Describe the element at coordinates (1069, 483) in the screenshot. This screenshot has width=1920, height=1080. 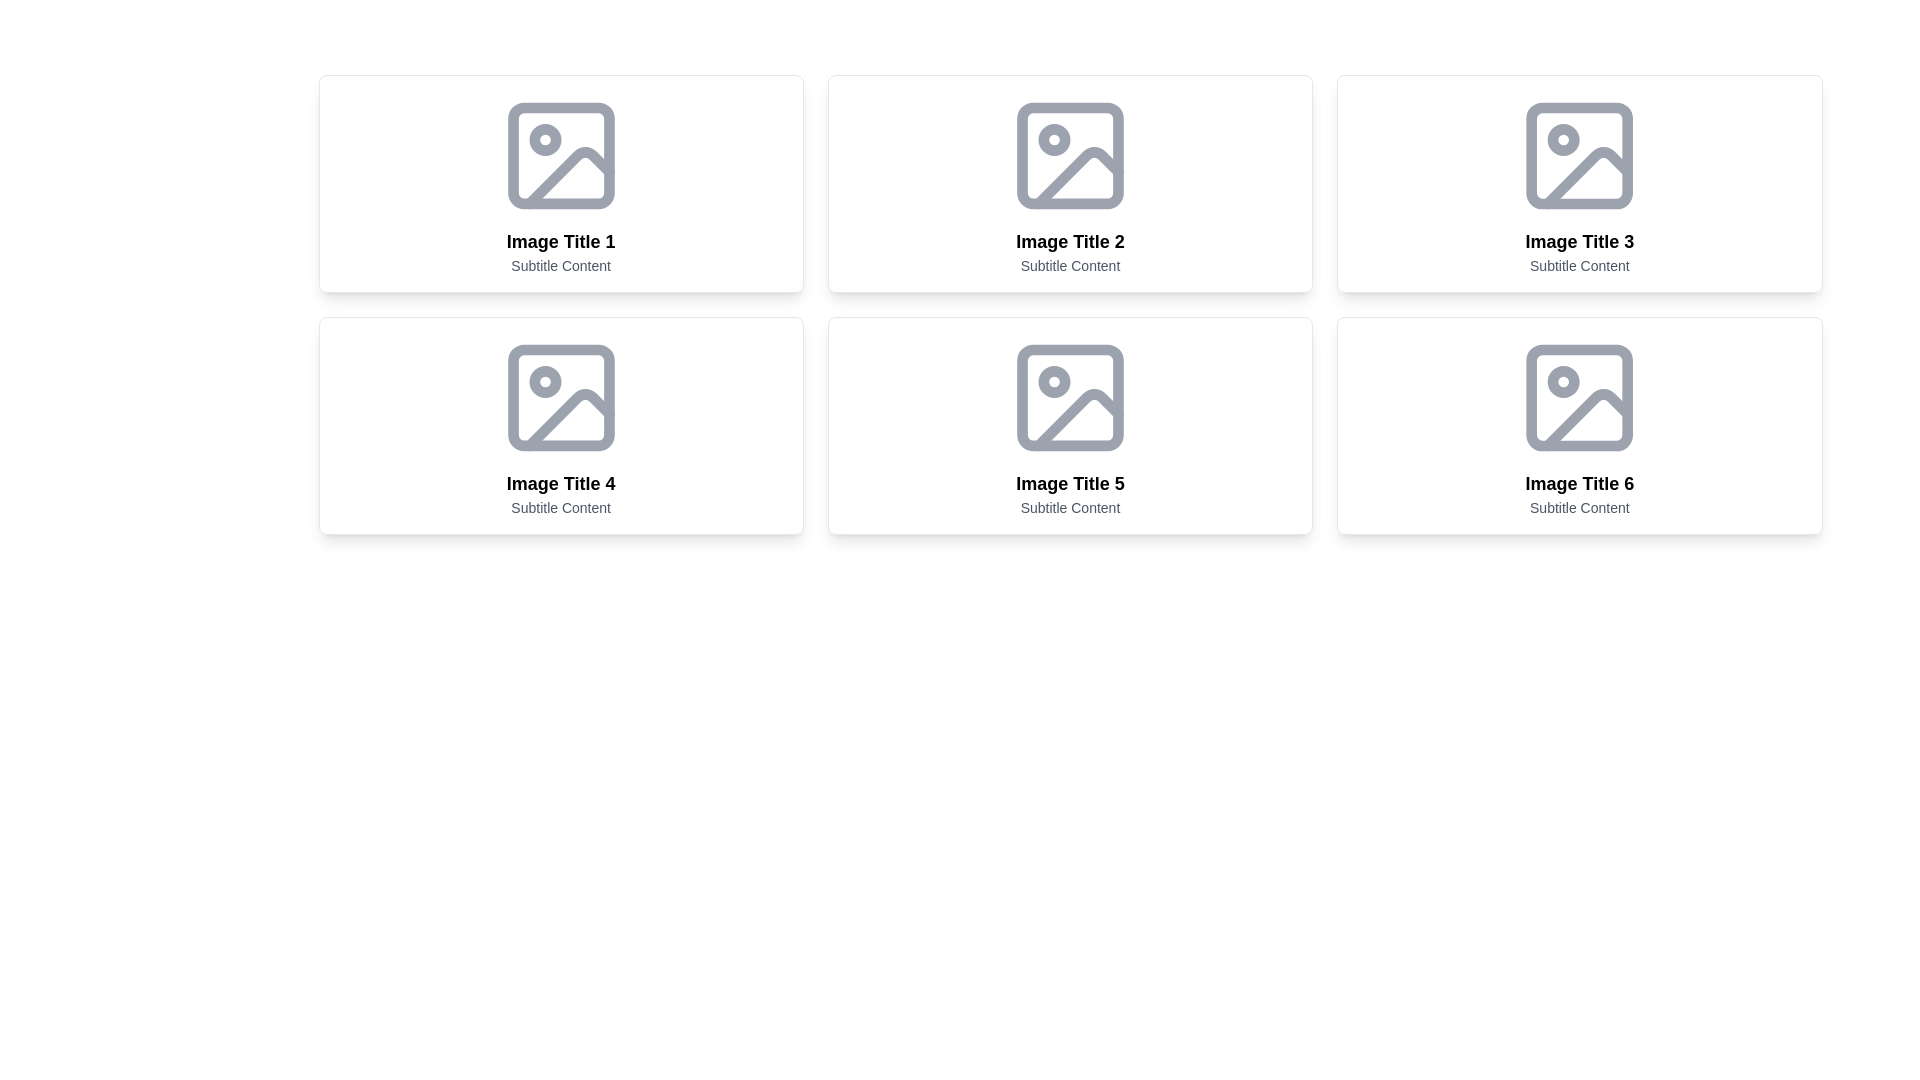
I see `the primary title text within the card` at that location.